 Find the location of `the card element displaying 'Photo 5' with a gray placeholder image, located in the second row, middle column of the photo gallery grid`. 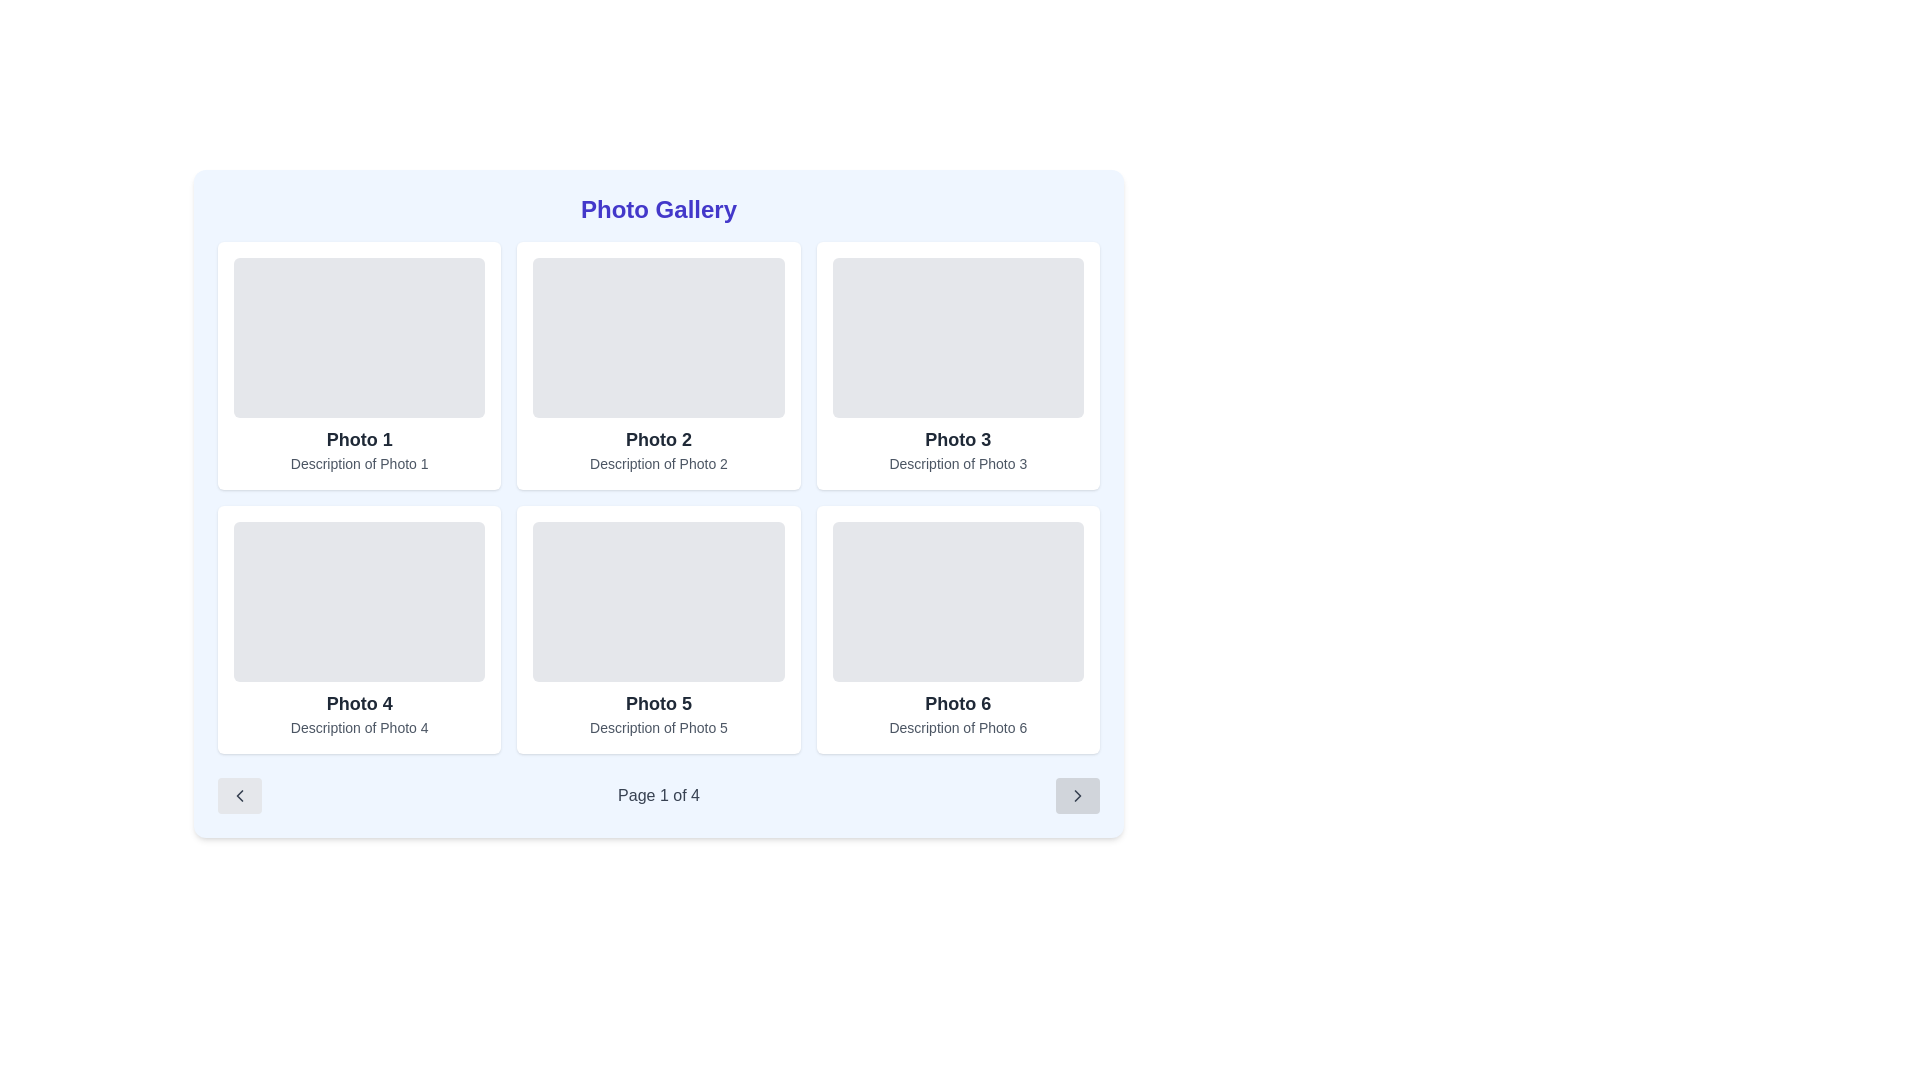

the card element displaying 'Photo 5' with a gray placeholder image, located in the second row, middle column of the photo gallery grid is located at coordinates (658, 628).